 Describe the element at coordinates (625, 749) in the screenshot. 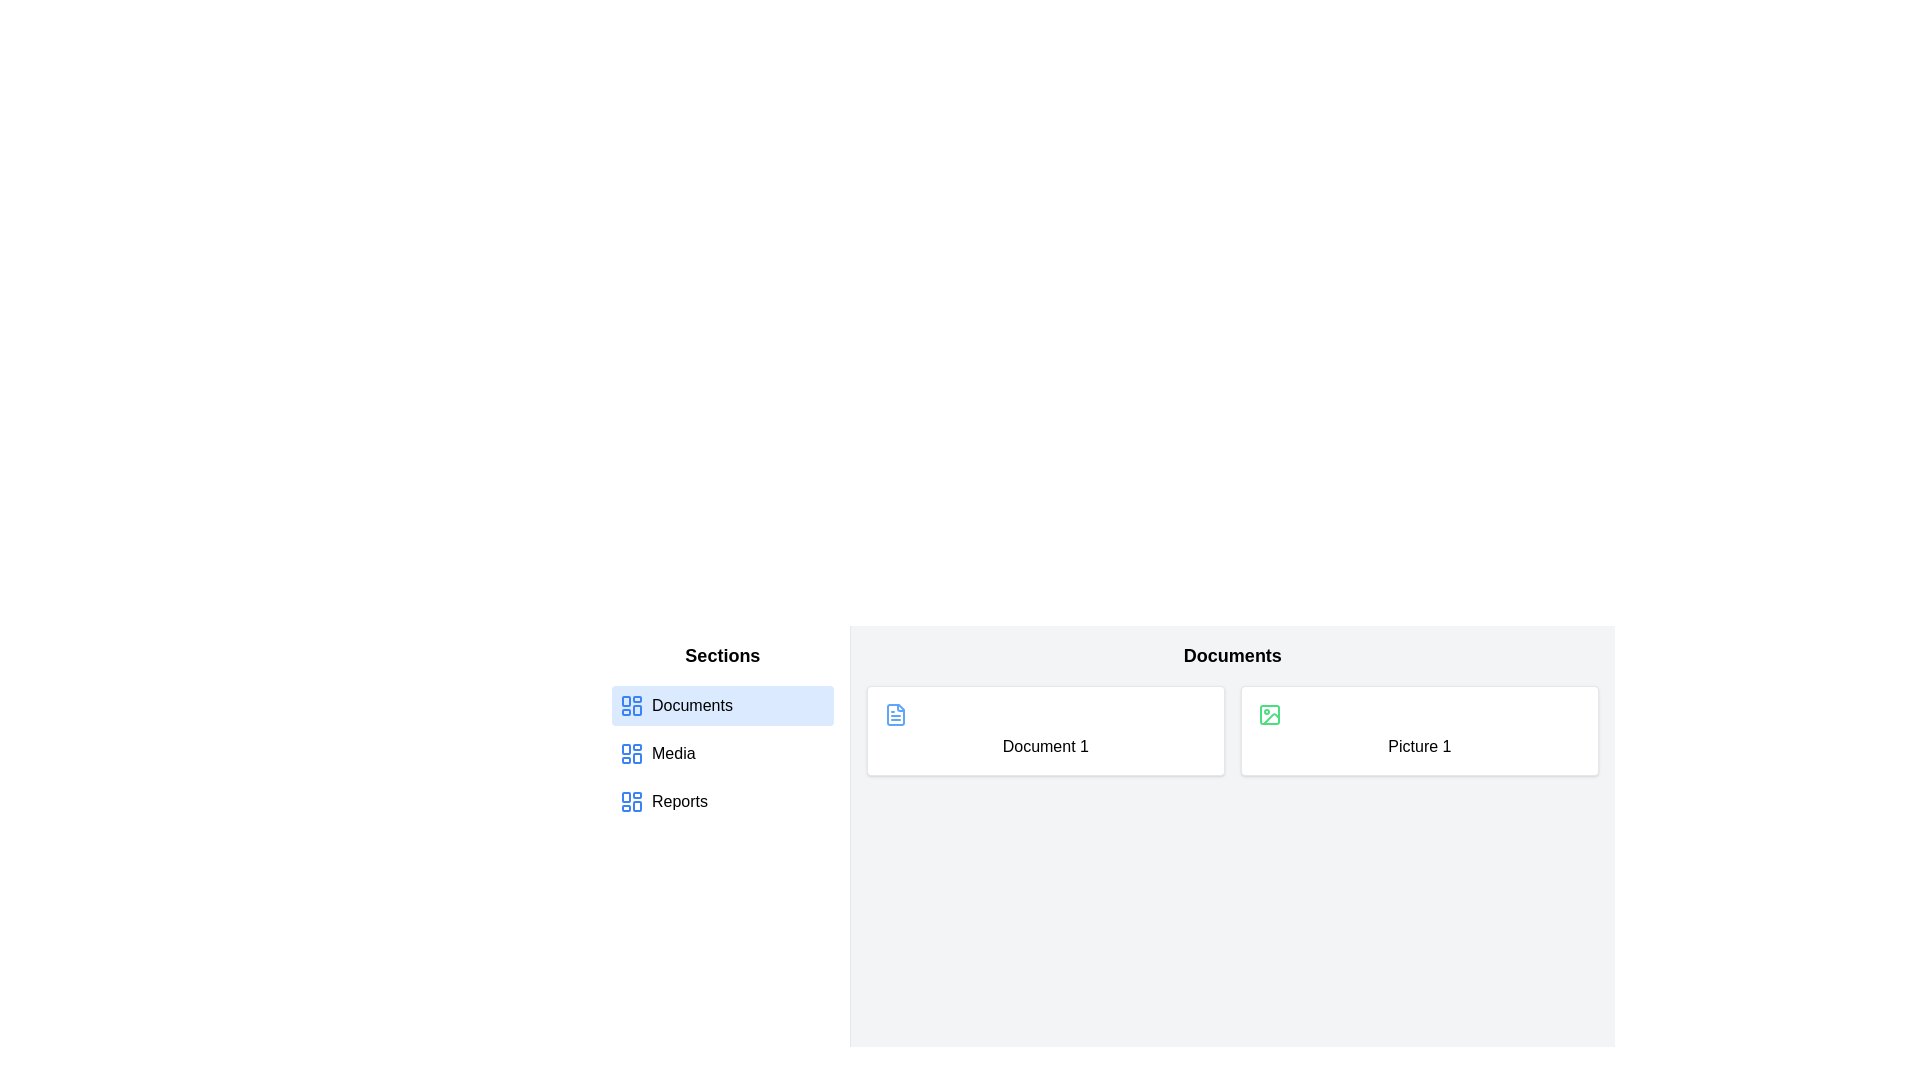

I see `the top-left rectangular shape within the dashboard layout icon located in the sidebar menu next to the 'Media' text` at that location.